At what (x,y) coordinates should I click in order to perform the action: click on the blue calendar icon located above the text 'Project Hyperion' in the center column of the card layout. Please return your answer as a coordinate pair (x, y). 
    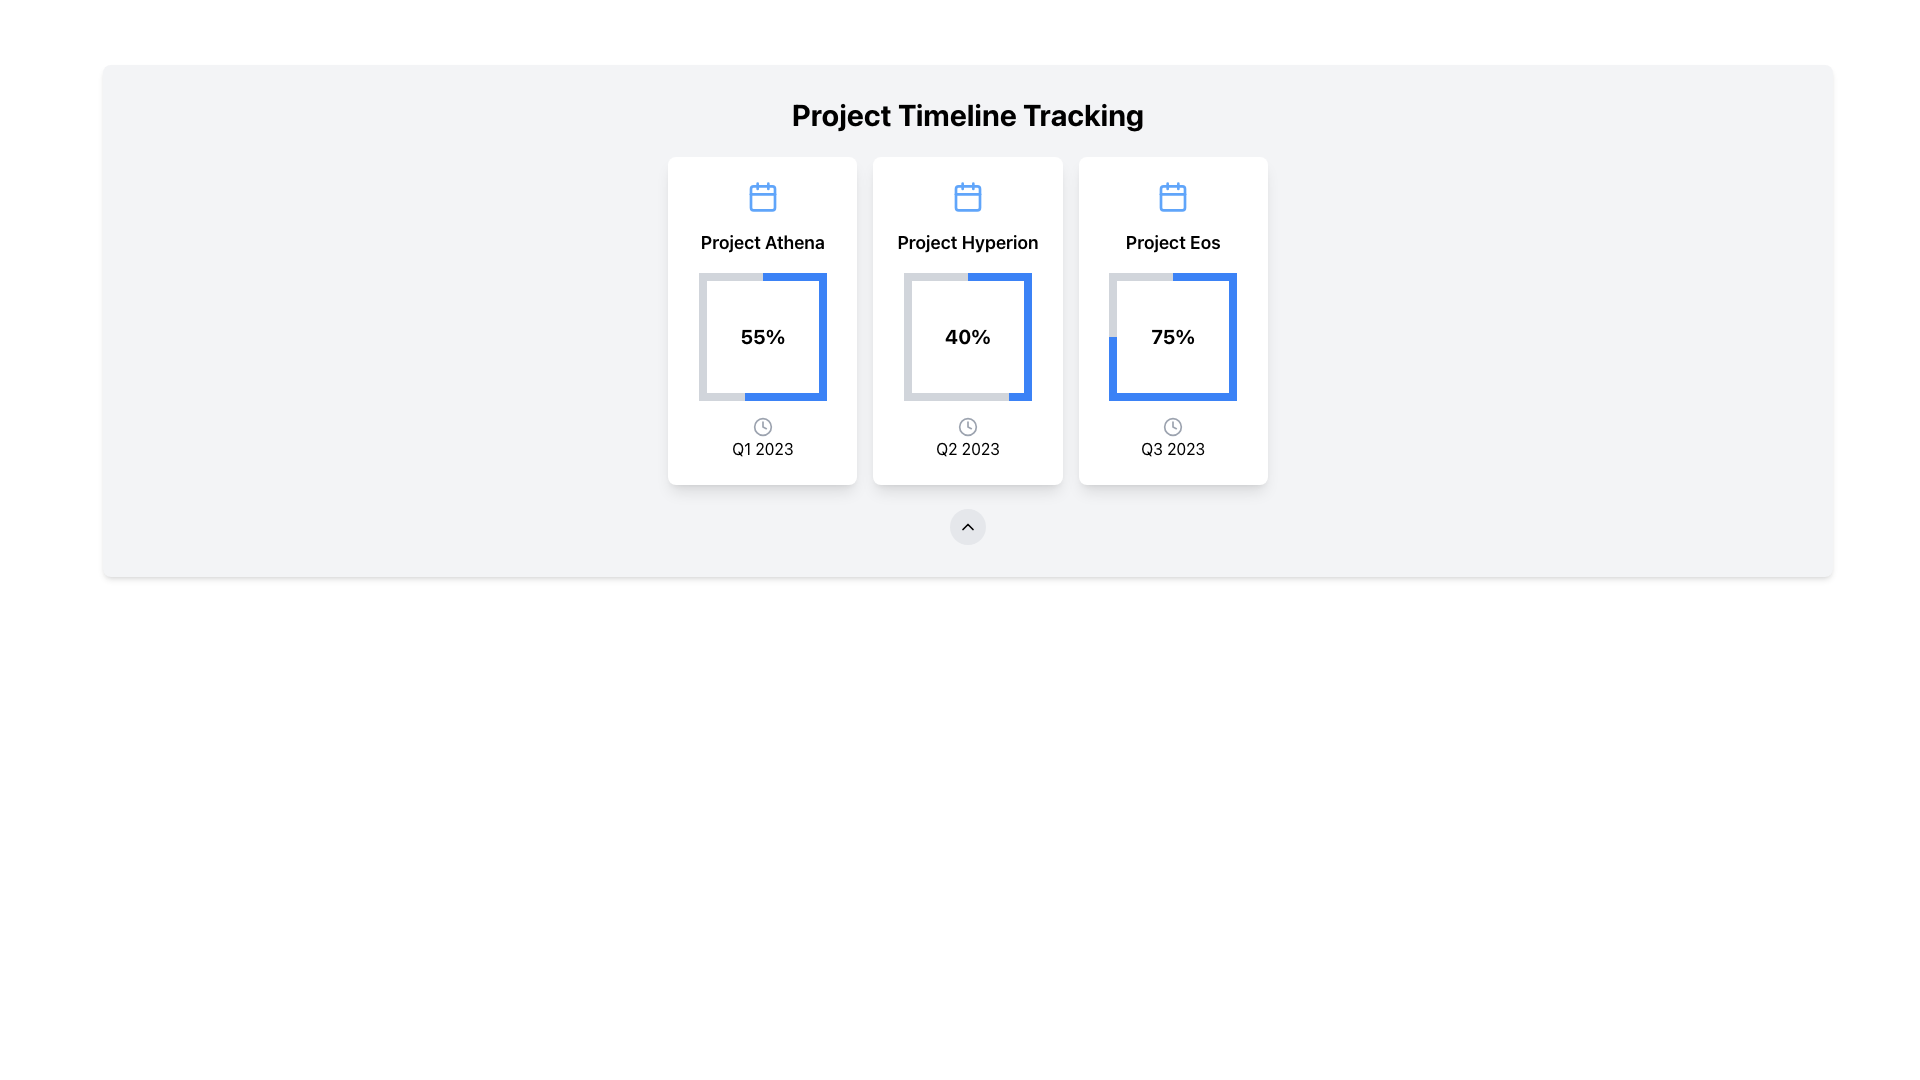
    Looking at the image, I should click on (968, 196).